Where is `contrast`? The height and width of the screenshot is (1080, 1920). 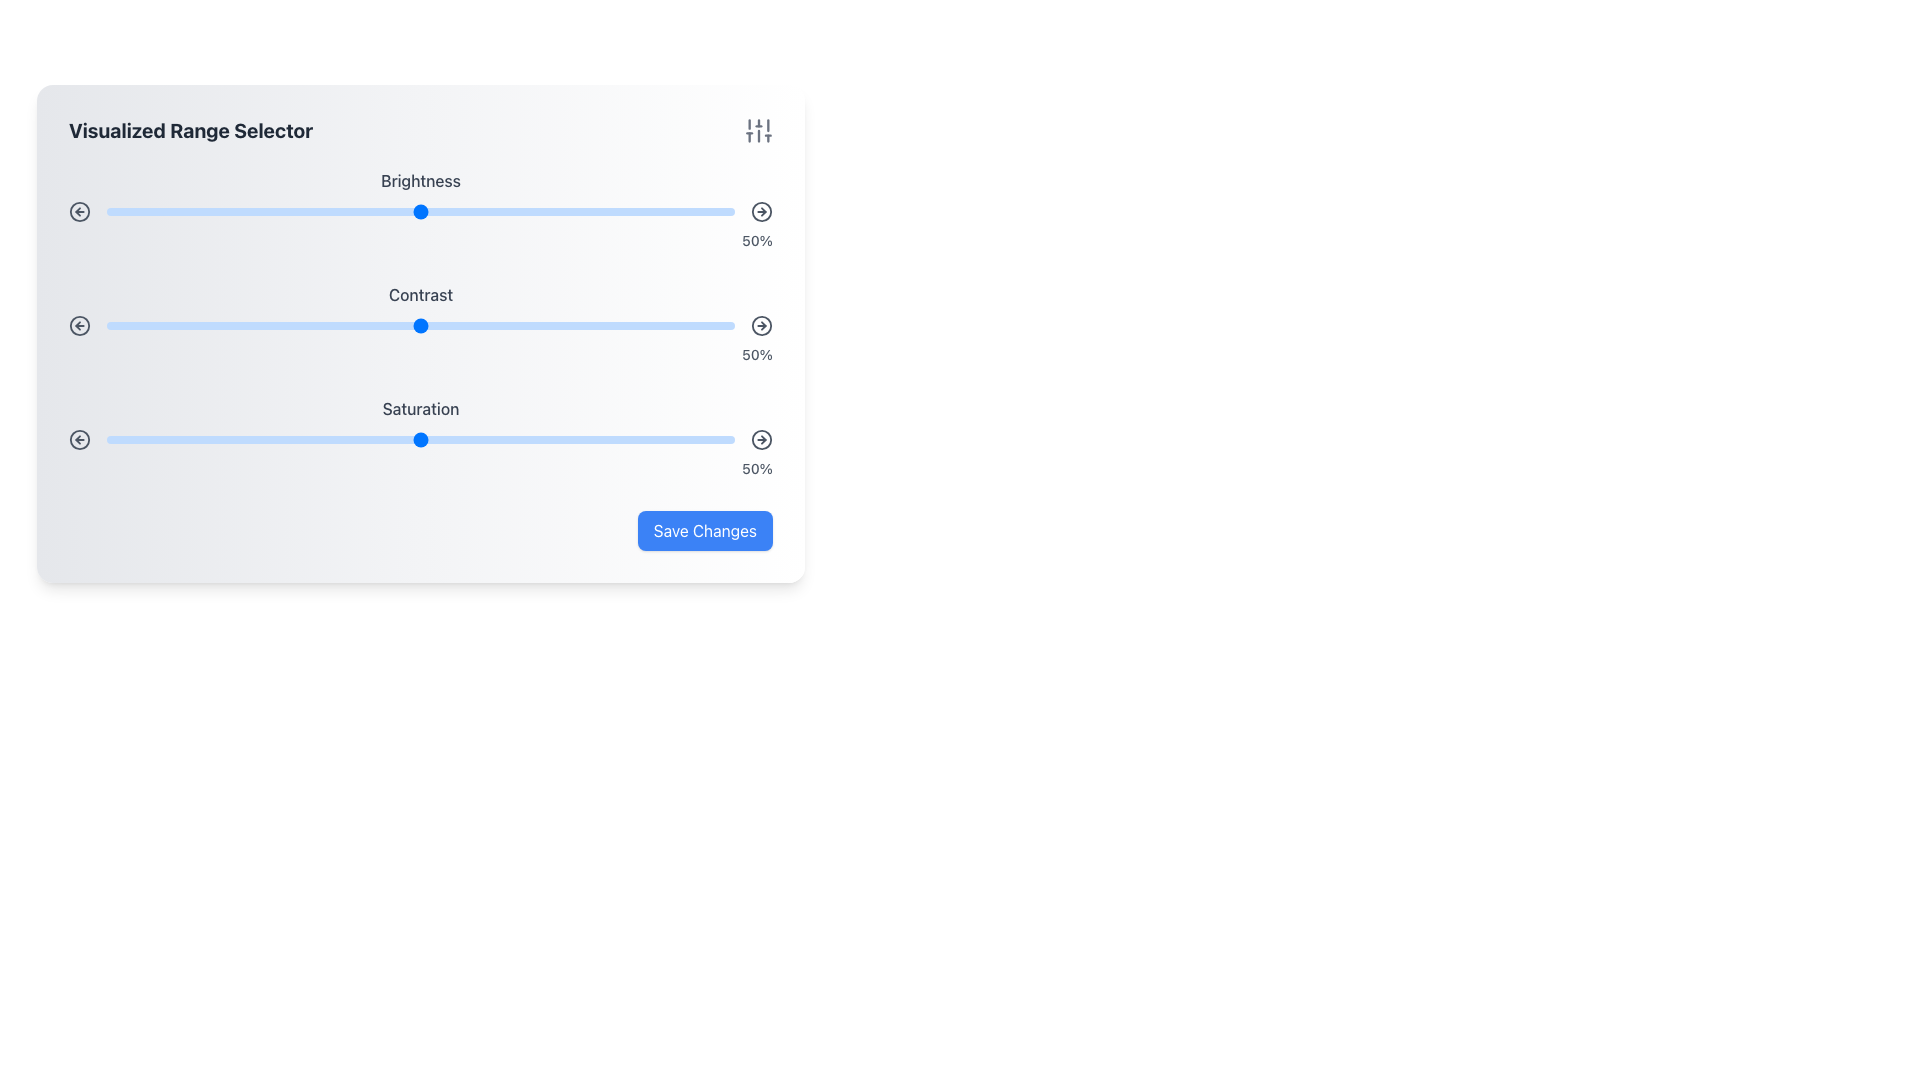
contrast is located at coordinates (546, 325).